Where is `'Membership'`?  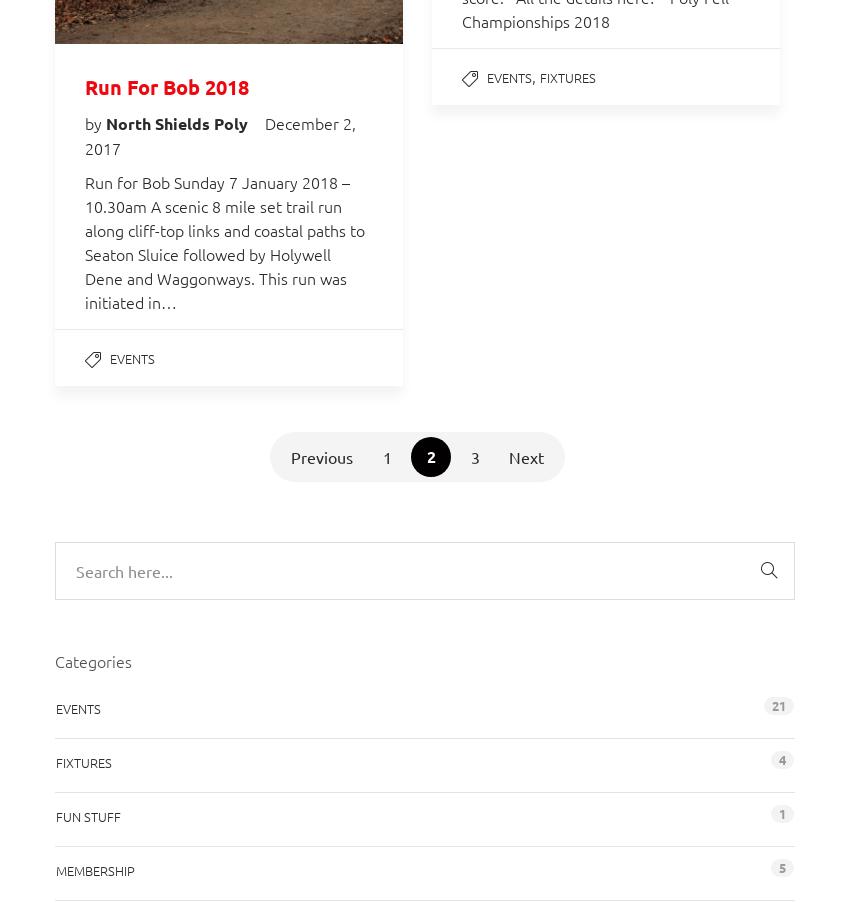 'Membership' is located at coordinates (94, 869).